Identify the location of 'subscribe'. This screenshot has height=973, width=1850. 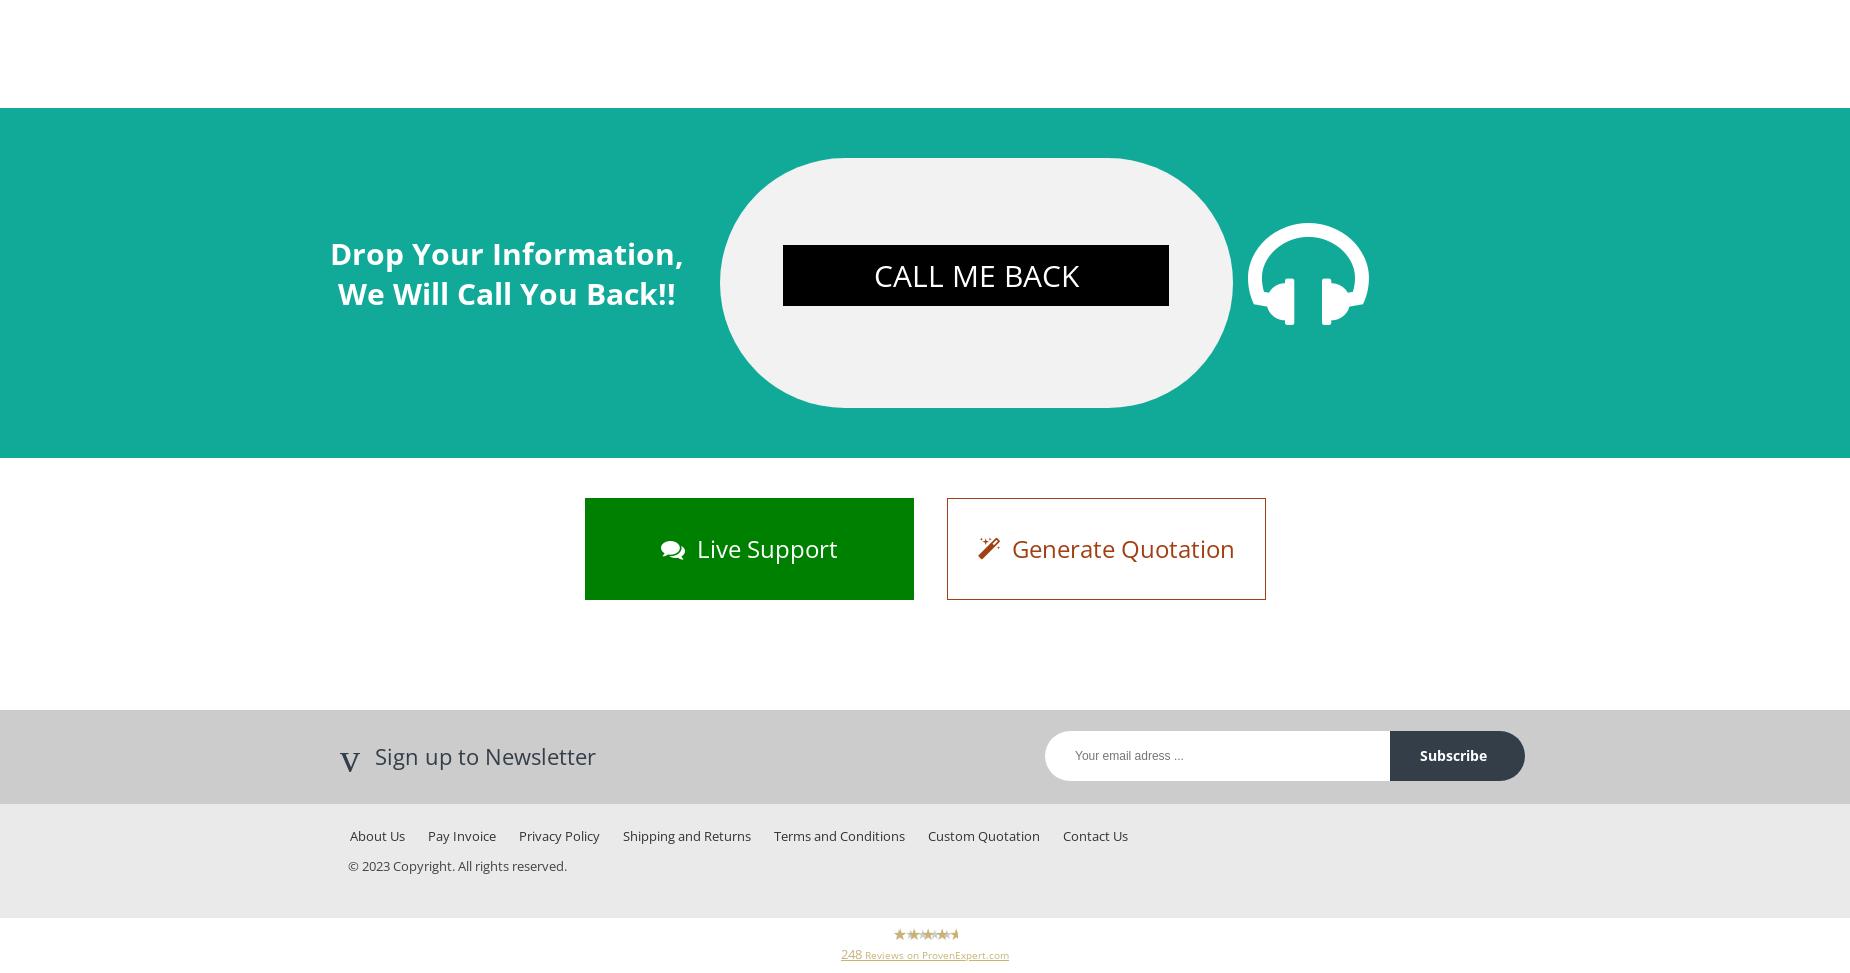
(1453, 755).